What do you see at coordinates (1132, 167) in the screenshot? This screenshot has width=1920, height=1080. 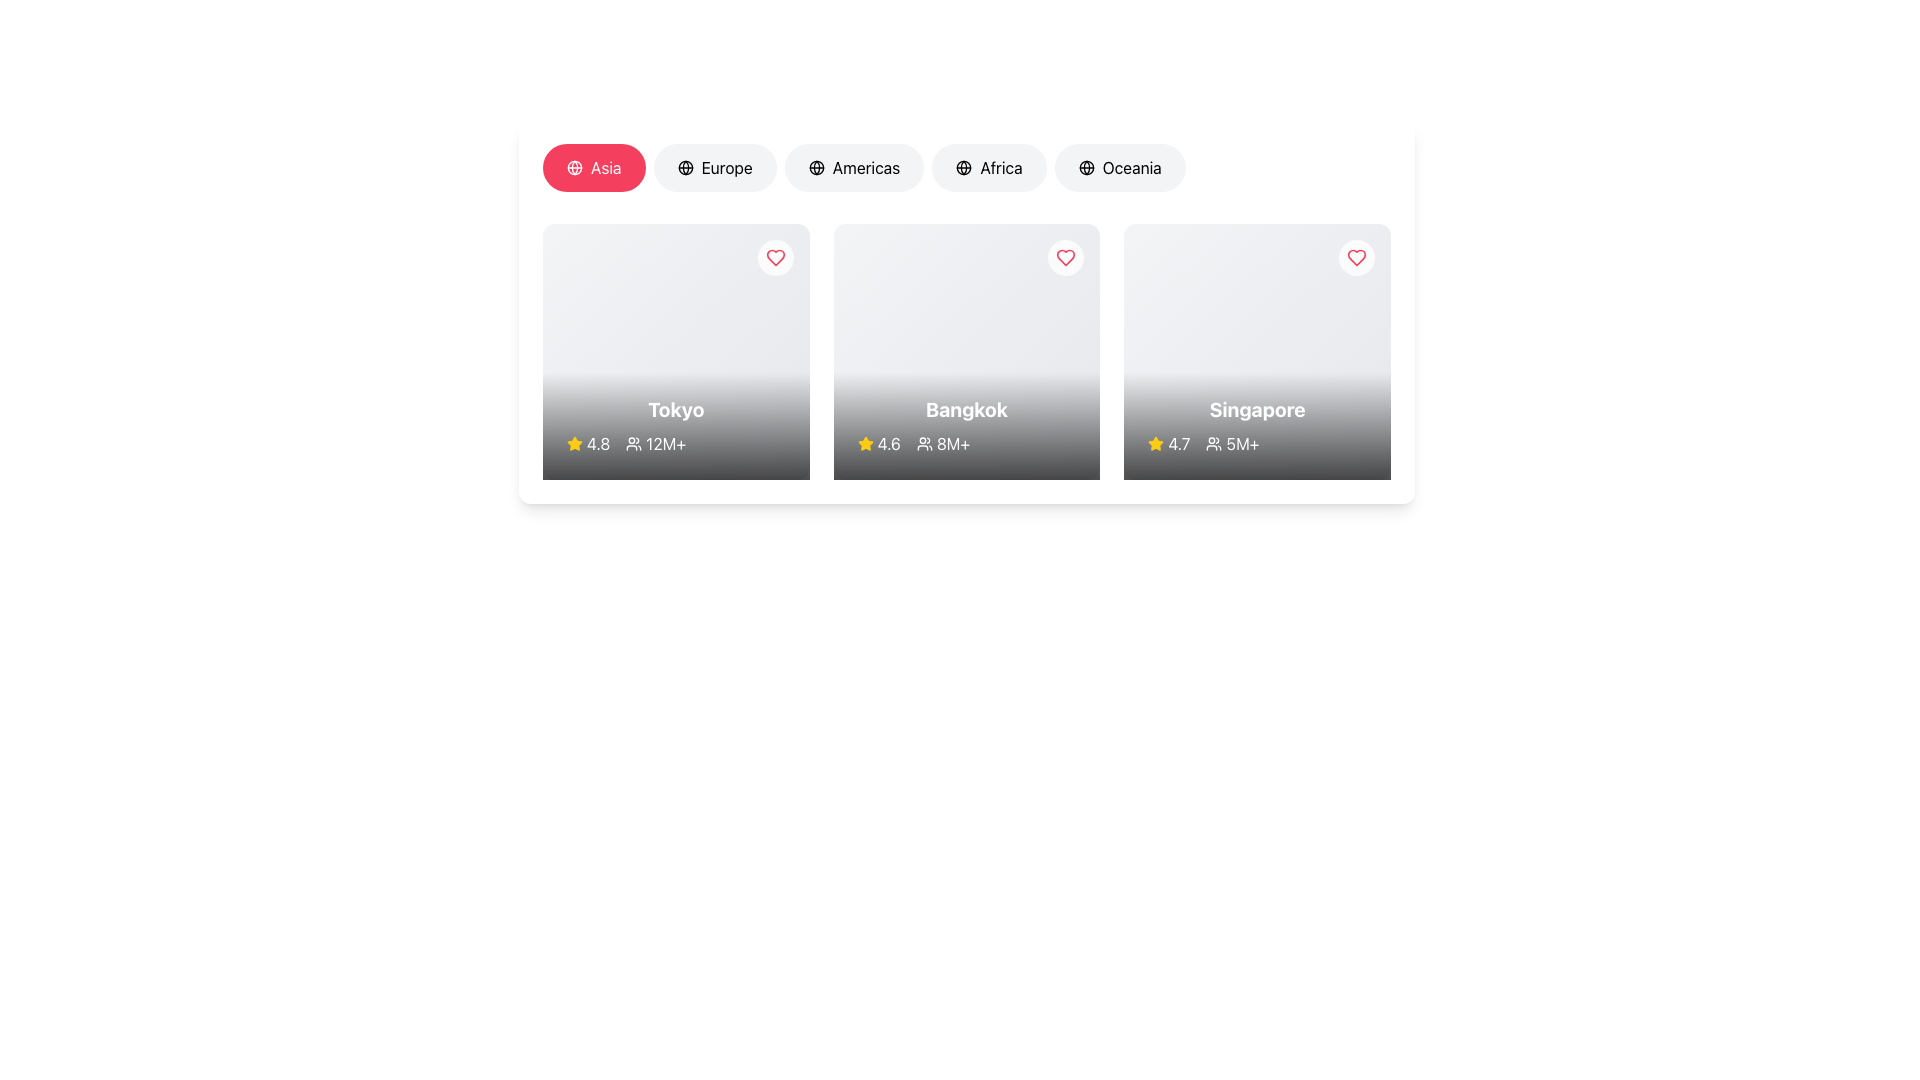 I see `the clickable text or label for the 'Oceania' filter located in the top center navigation bar, specifically the sixth option after 'Asia', 'Europe', 'Americas', and 'Africa'` at bounding box center [1132, 167].